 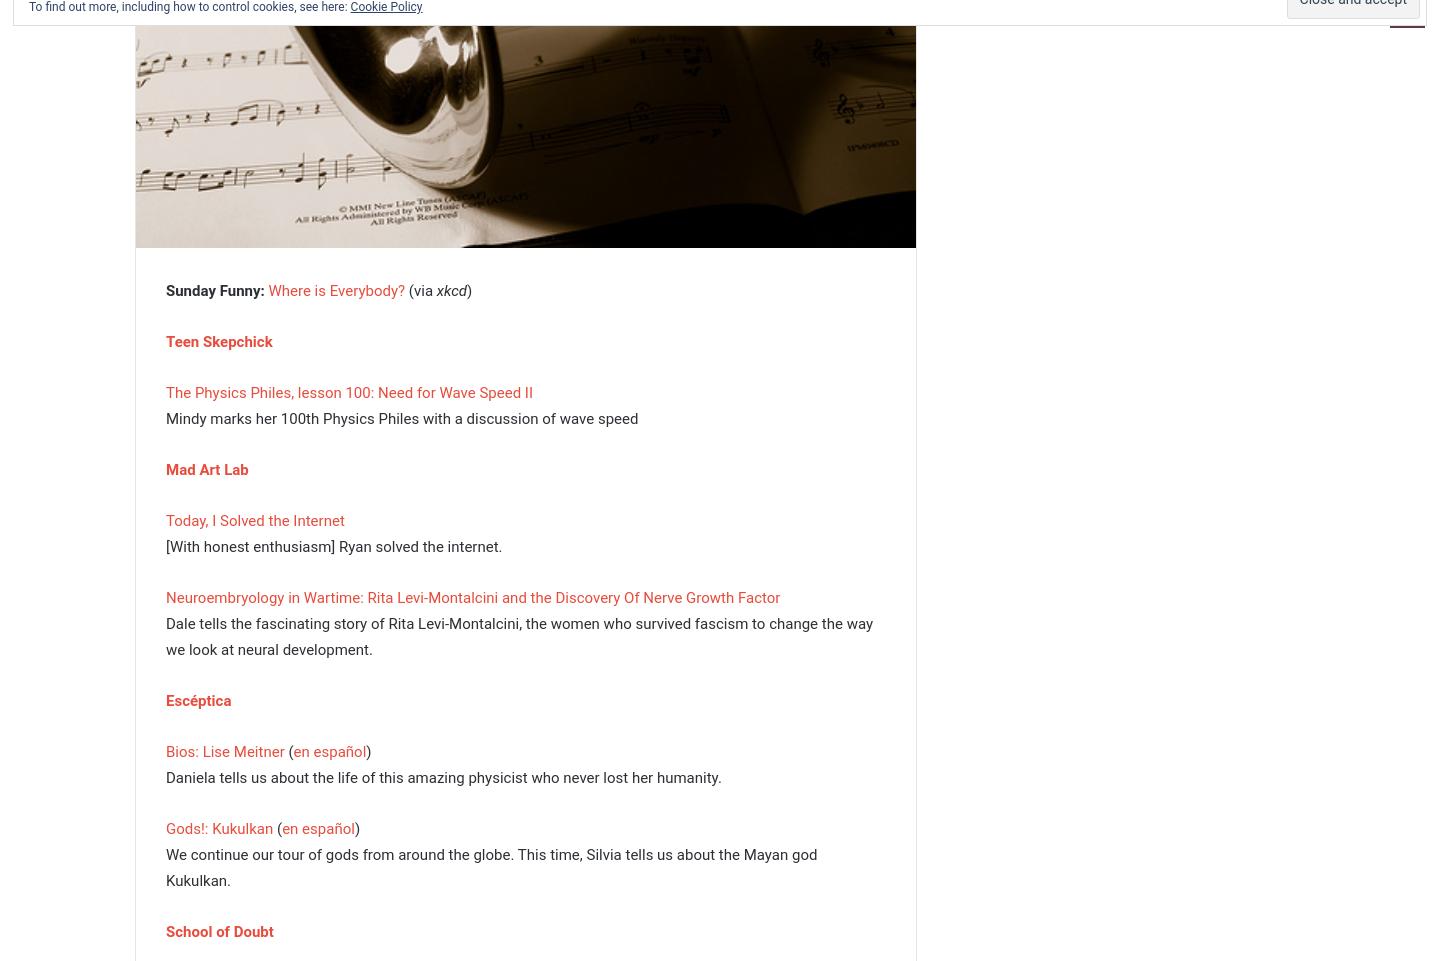 What do you see at coordinates (443, 775) in the screenshot?
I see `'Daniela tells us about the life of this amazing physicist who never lost her humanity.'` at bounding box center [443, 775].